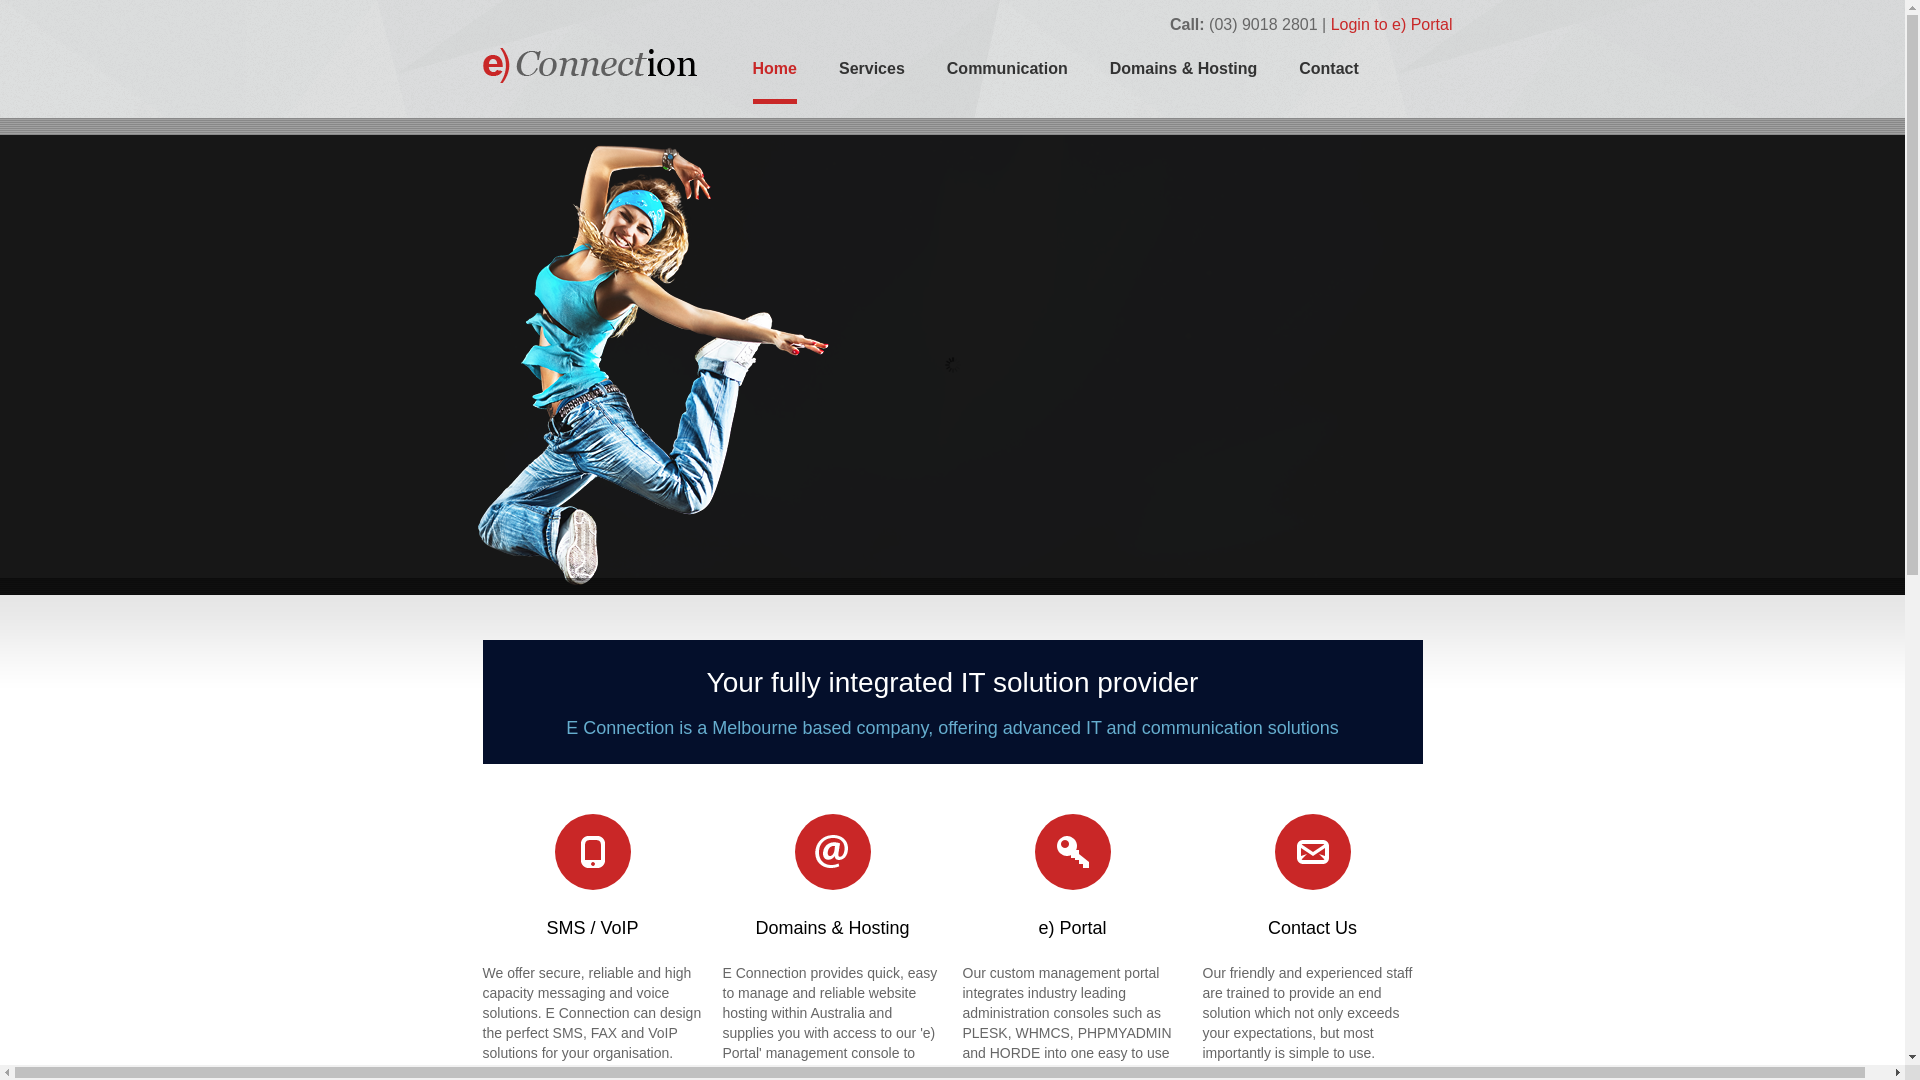  Describe the element at coordinates (1329, 77) in the screenshot. I see `'Contact'` at that location.